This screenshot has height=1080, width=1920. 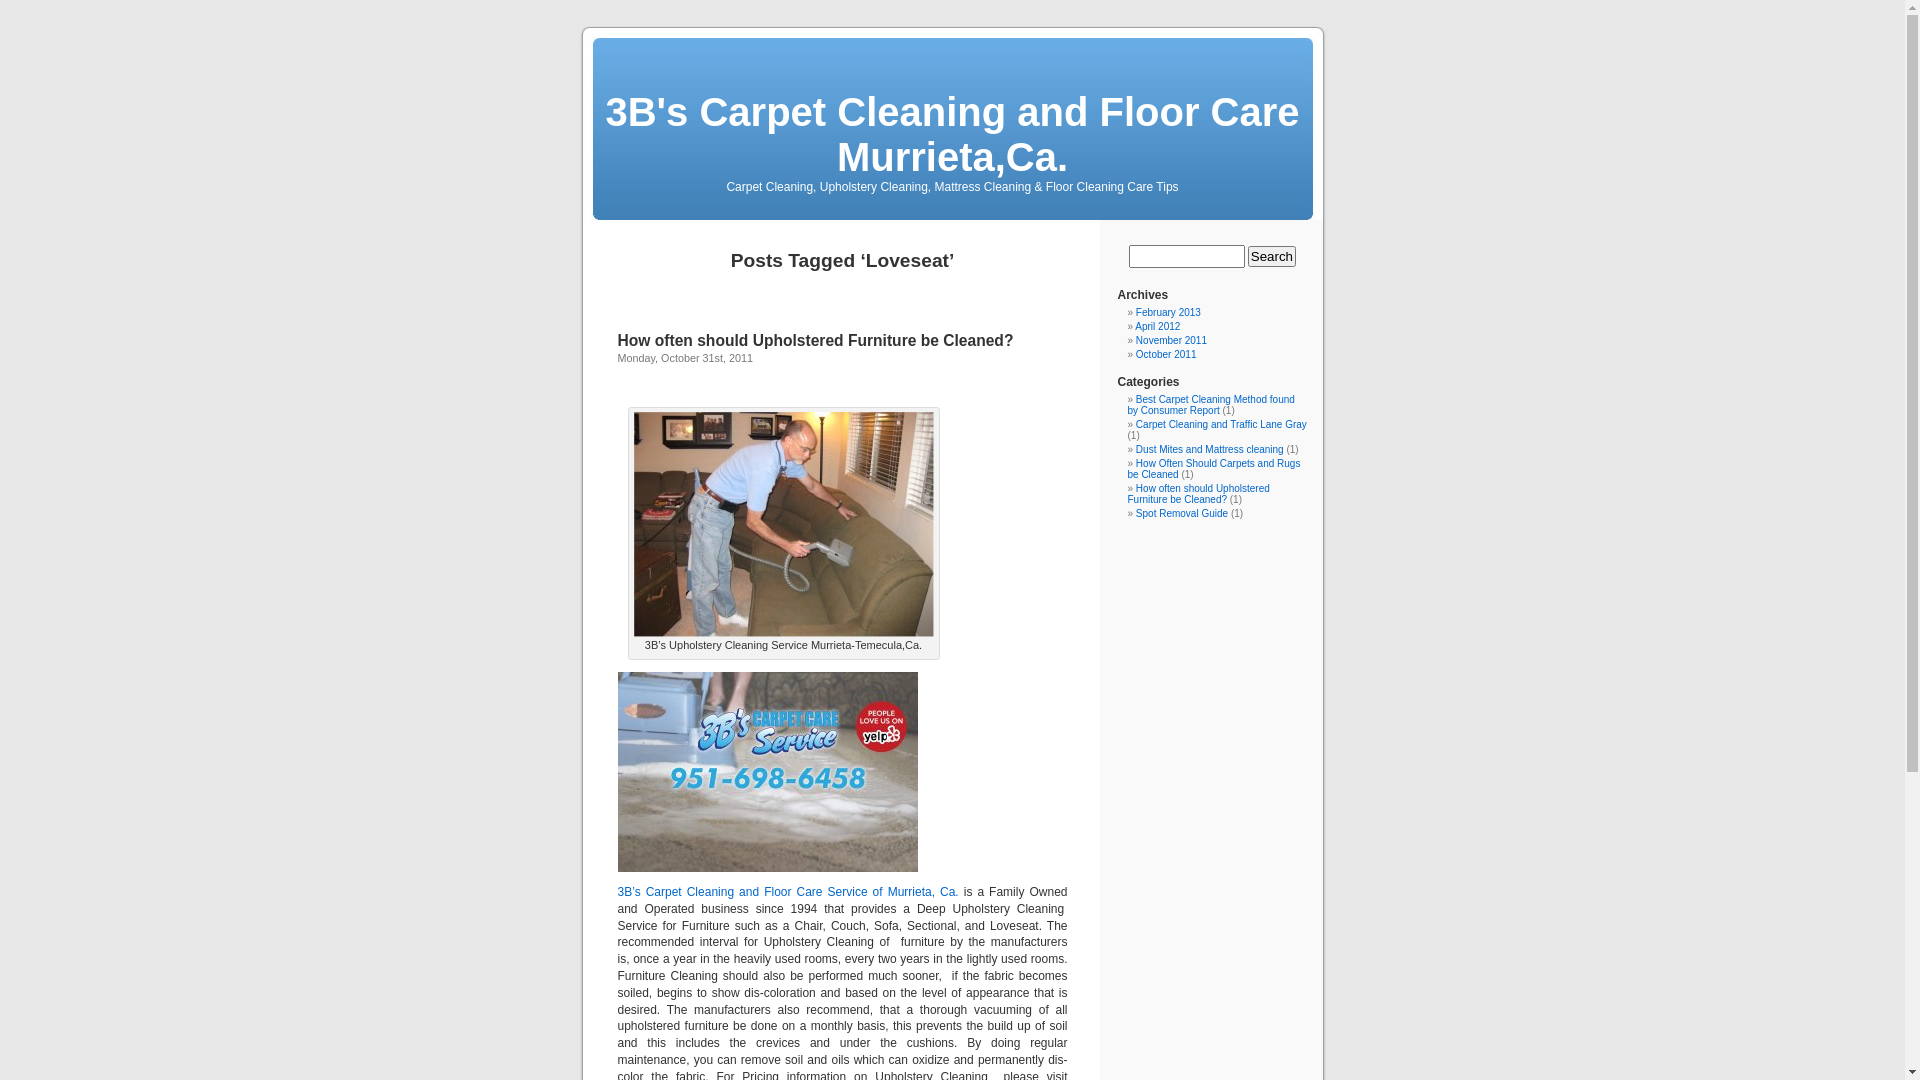 I want to click on 'Search', so click(x=1271, y=255).